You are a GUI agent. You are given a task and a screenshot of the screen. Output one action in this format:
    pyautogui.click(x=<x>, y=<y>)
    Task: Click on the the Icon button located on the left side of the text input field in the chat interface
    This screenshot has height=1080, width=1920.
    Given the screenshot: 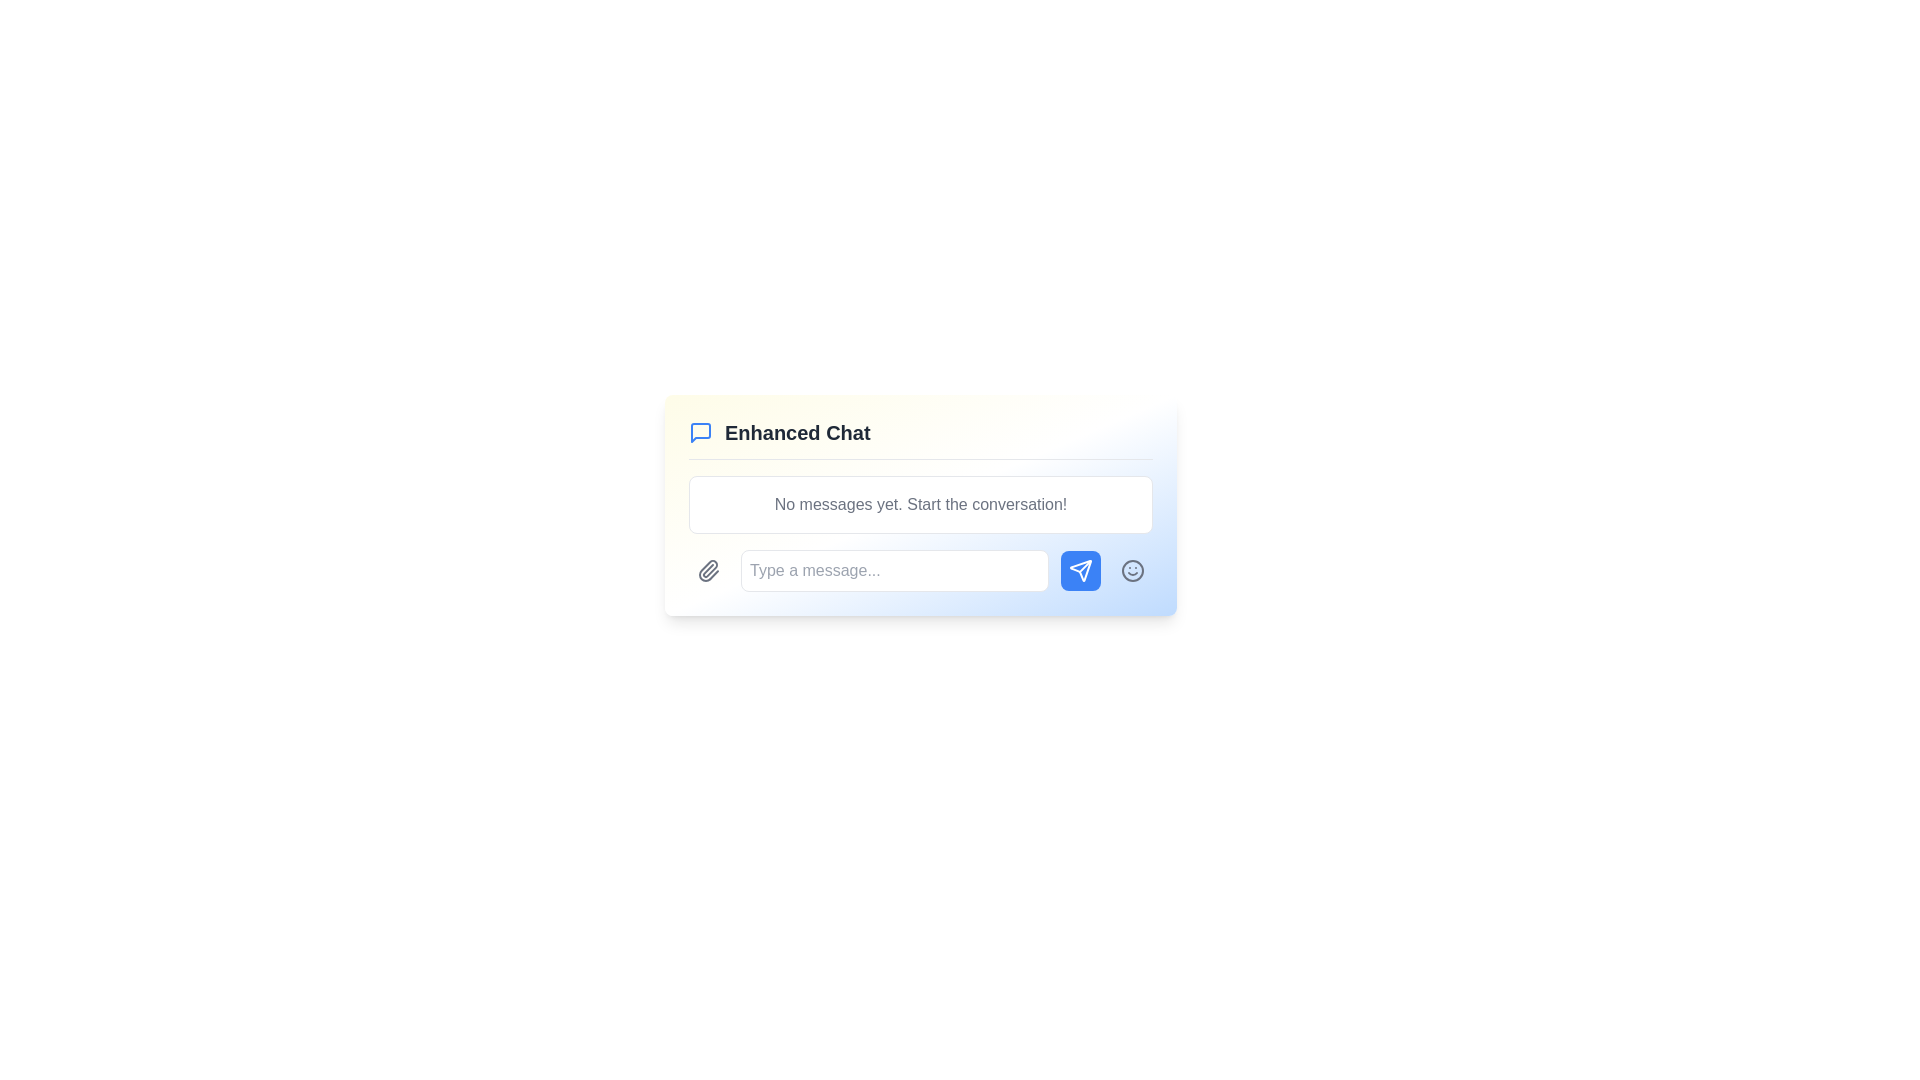 What is the action you would take?
    pyautogui.click(x=709, y=570)
    